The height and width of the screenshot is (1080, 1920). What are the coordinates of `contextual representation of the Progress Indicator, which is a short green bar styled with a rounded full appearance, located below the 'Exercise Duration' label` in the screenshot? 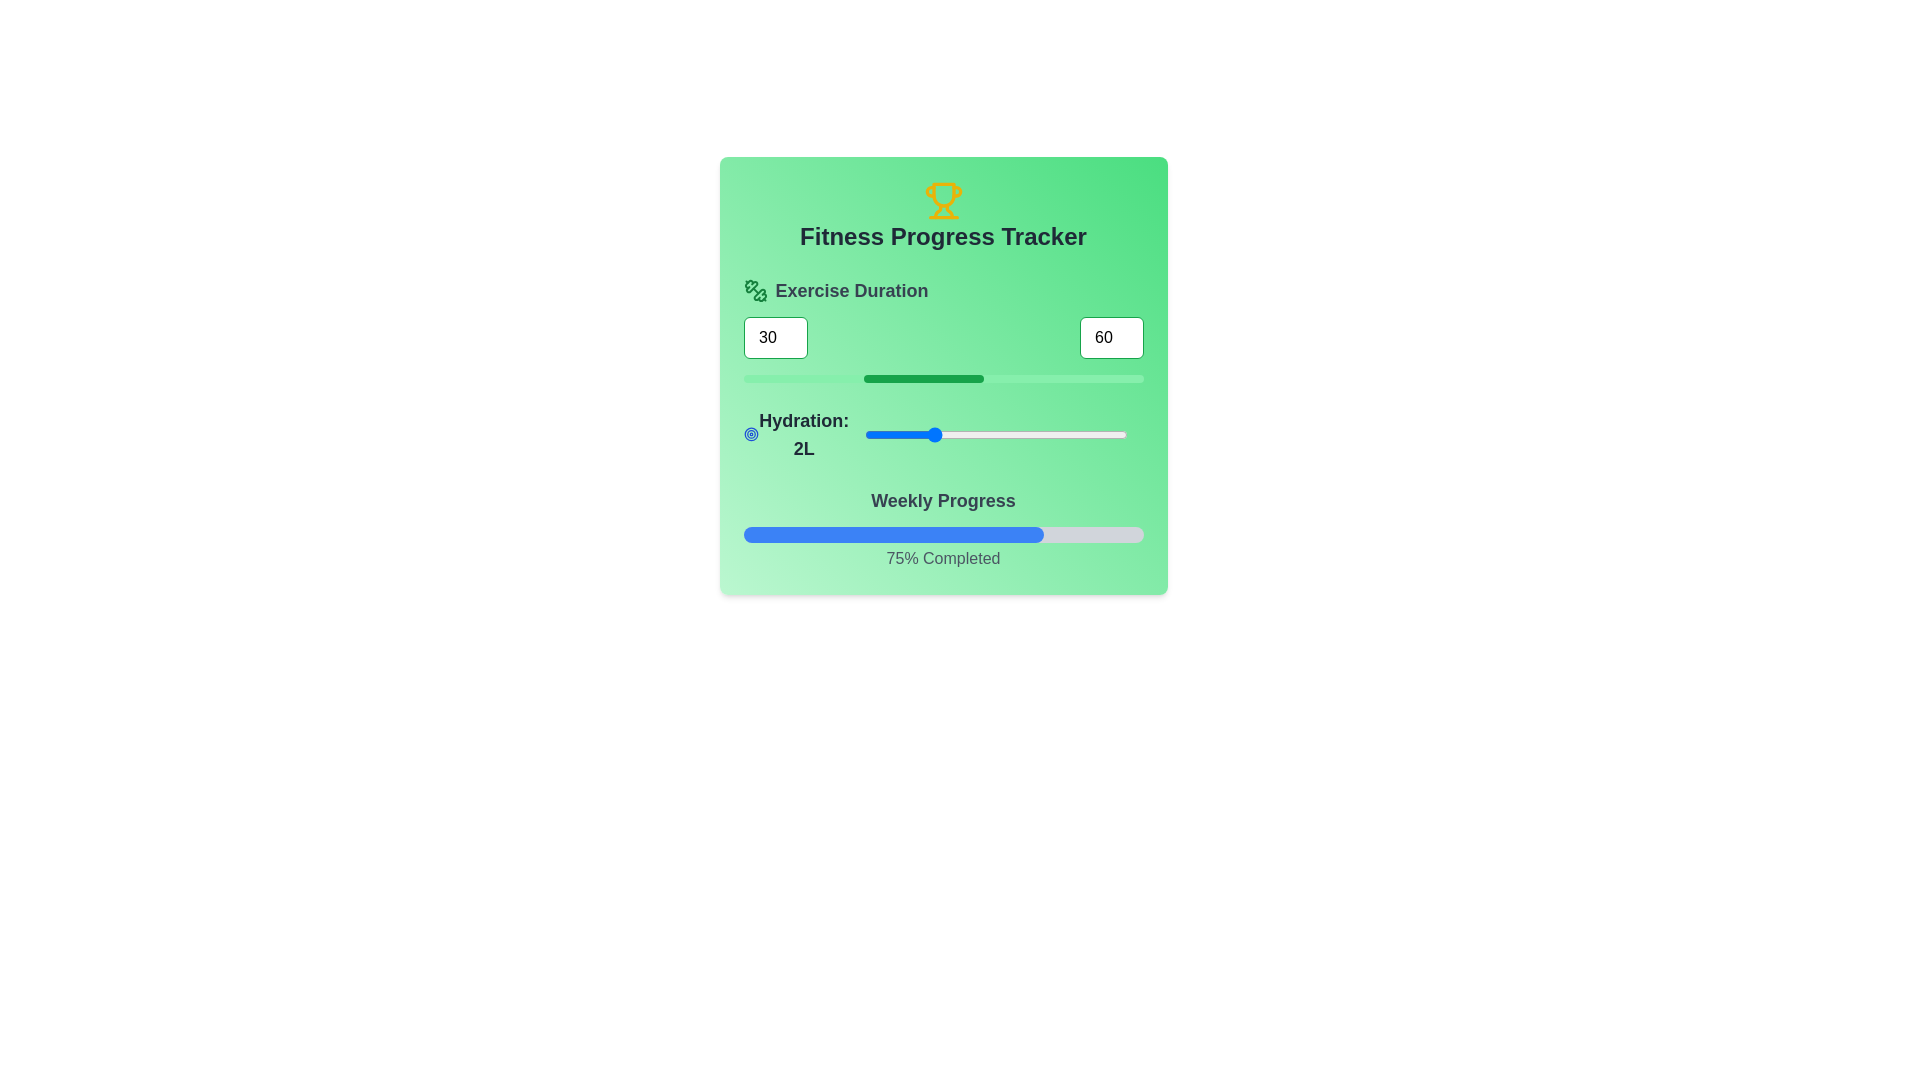 It's located at (922, 378).